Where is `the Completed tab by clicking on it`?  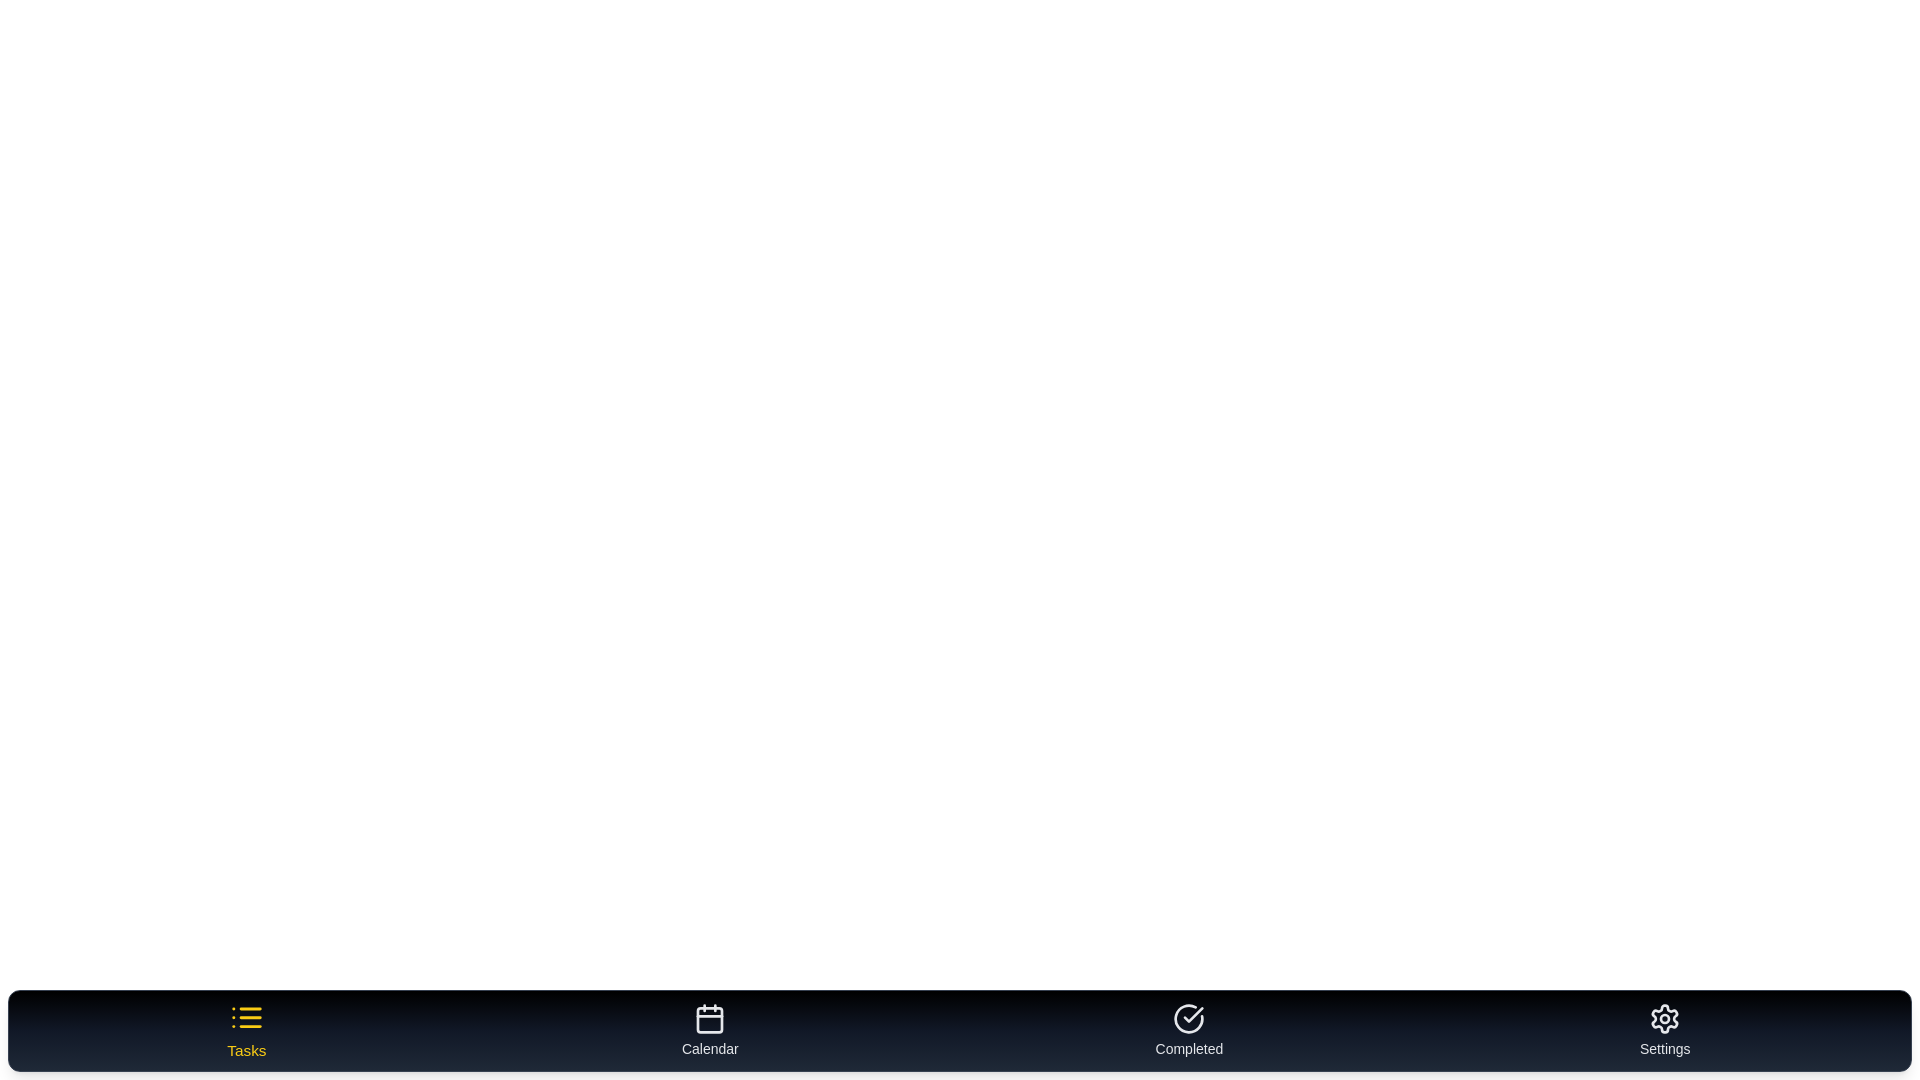
the Completed tab by clicking on it is located at coordinates (1189, 1030).